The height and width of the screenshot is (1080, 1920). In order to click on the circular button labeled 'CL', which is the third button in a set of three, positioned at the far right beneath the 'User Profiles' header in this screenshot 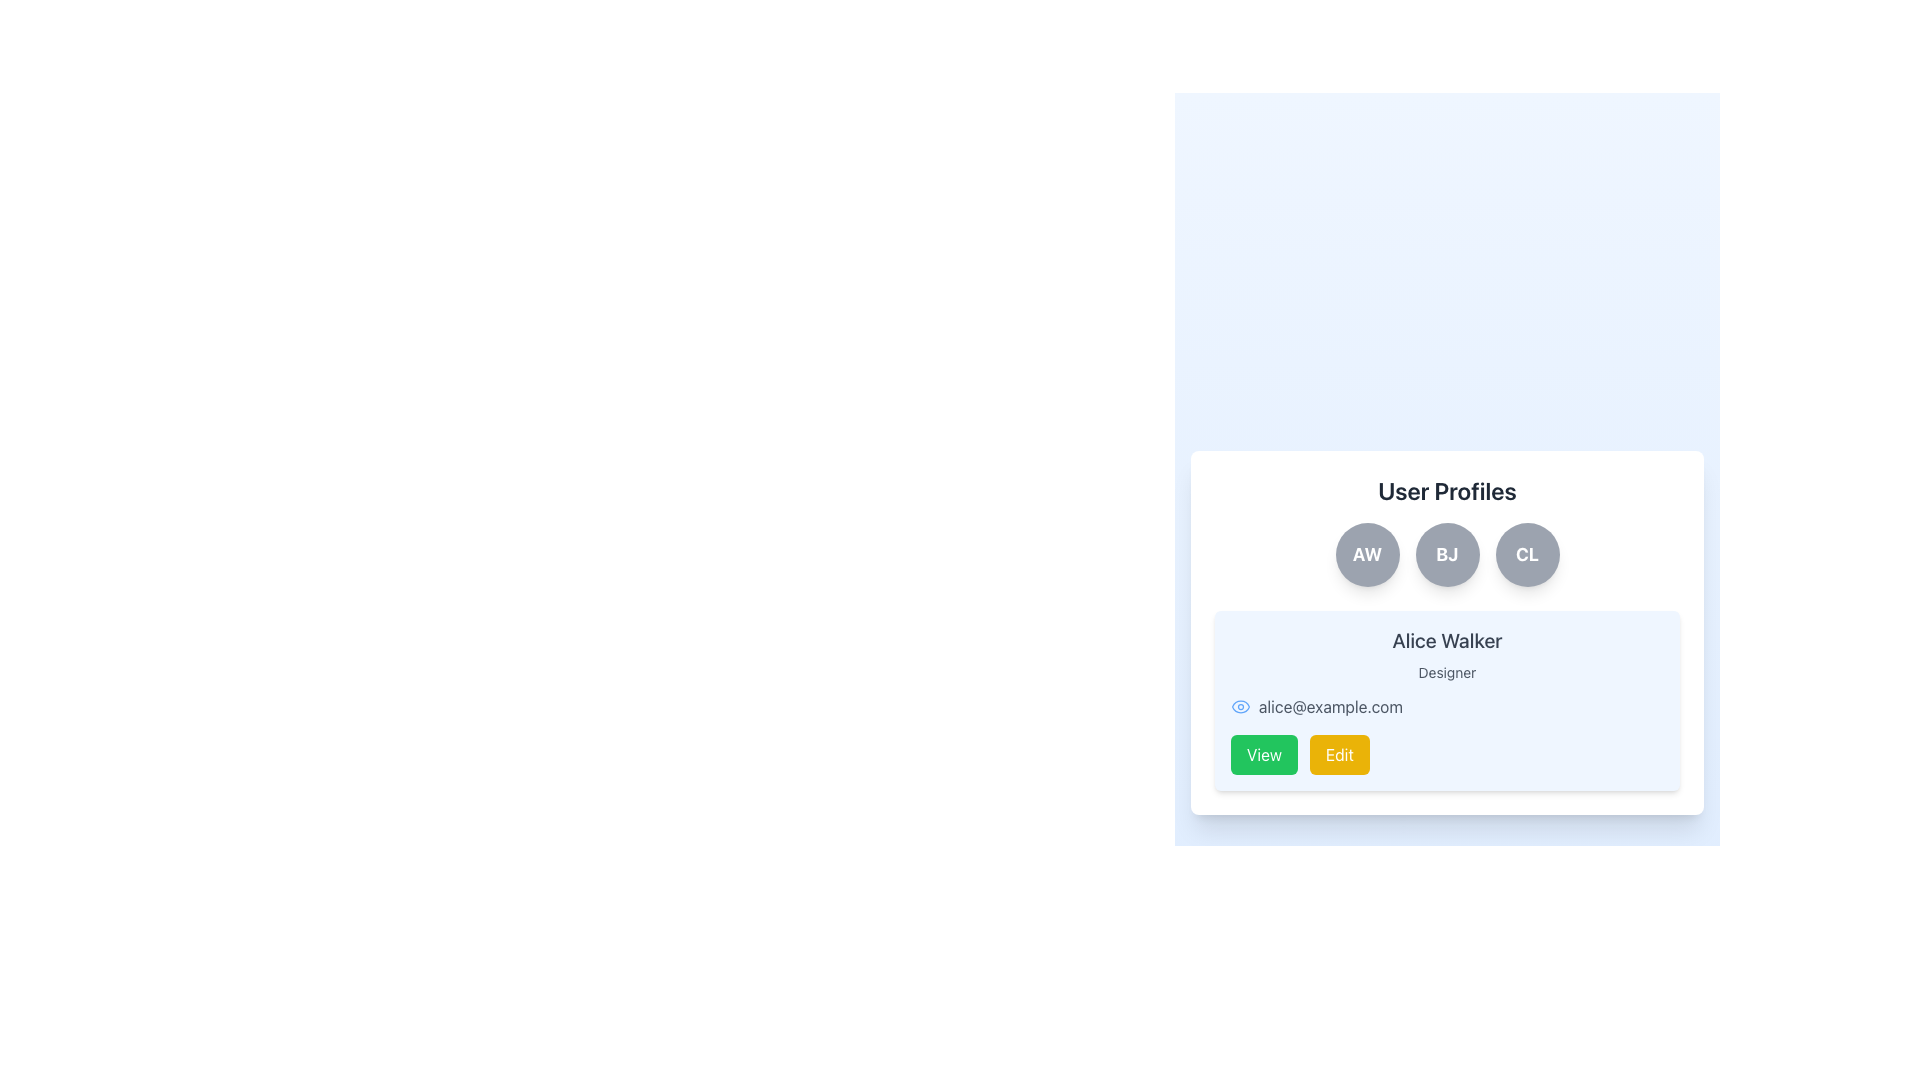, I will do `click(1526, 555)`.